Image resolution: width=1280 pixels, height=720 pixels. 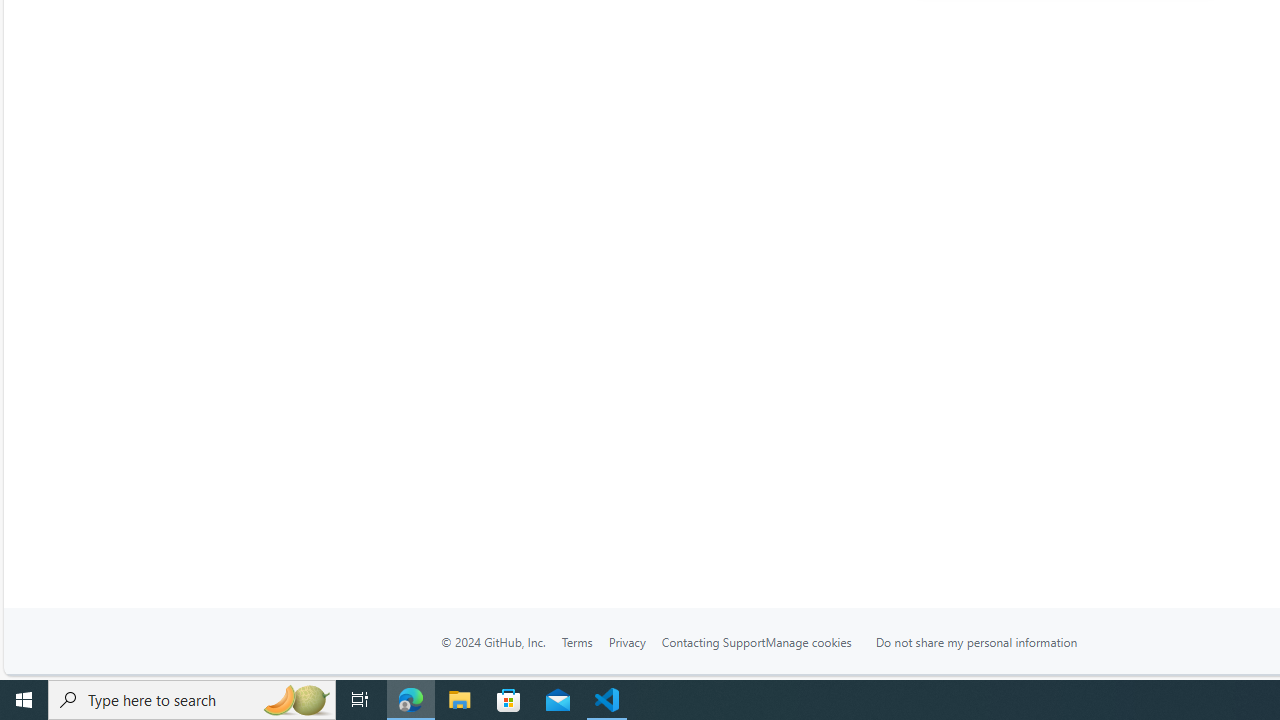 What do you see at coordinates (575, 642) in the screenshot?
I see `'Terms'` at bounding box center [575, 642].